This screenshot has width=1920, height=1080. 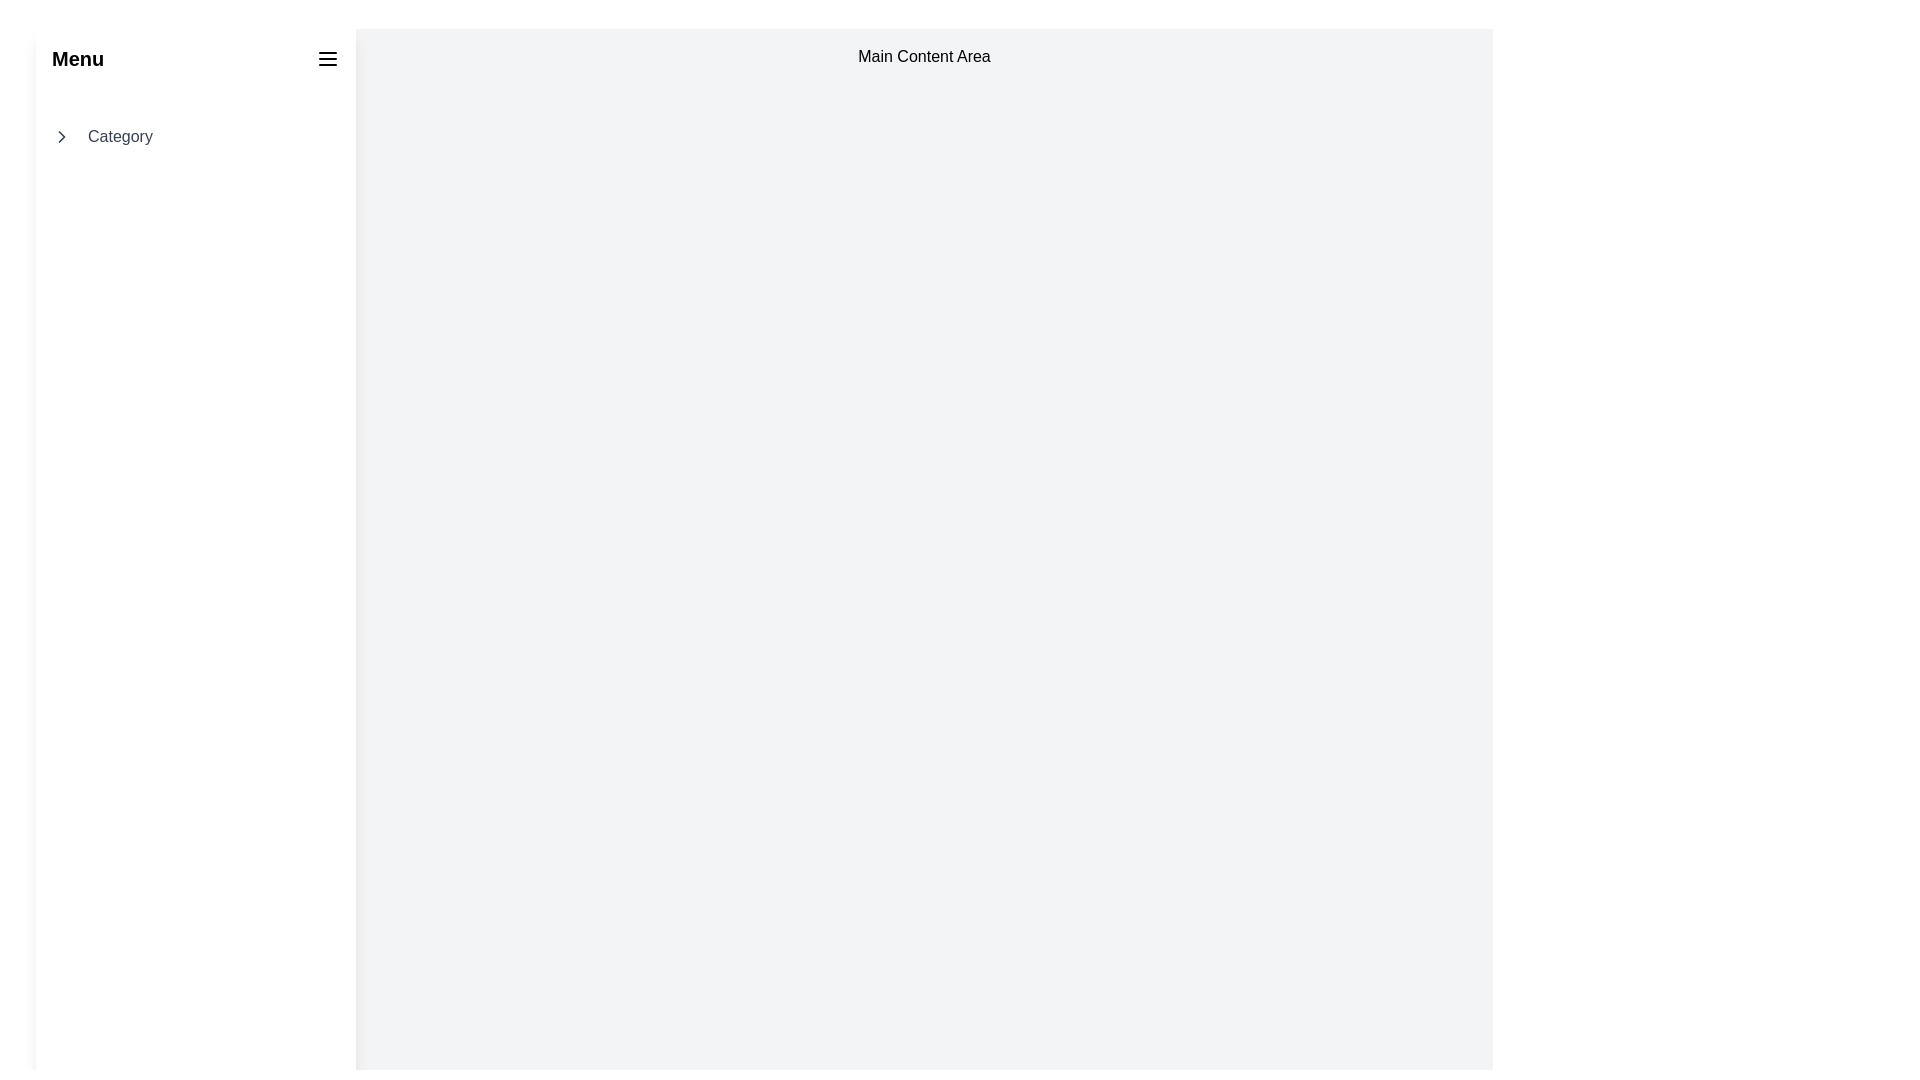 What do you see at coordinates (62, 136) in the screenshot?
I see `the navigation icon located to the left of the text 'Category' in the navigation row below the 'Menu' header` at bounding box center [62, 136].